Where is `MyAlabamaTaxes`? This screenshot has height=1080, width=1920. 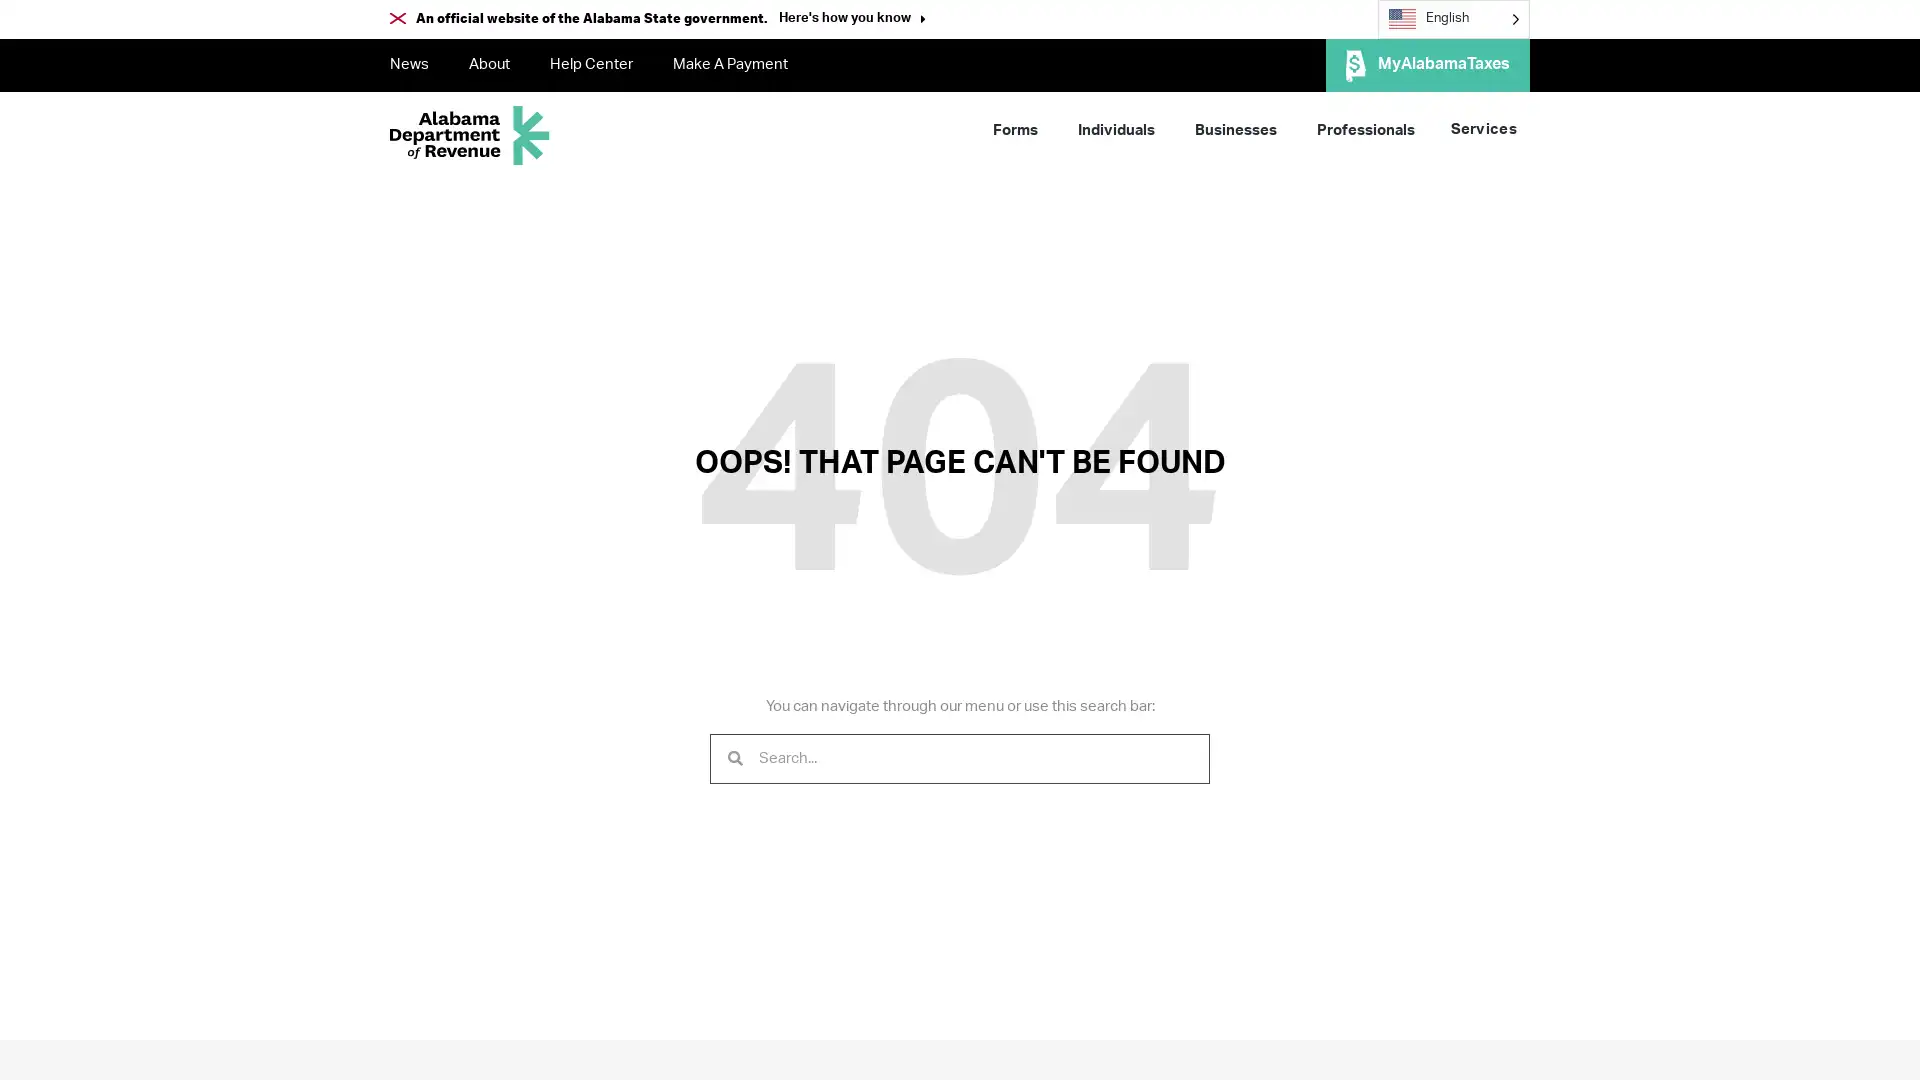
MyAlabamaTaxes is located at coordinates (1427, 64).